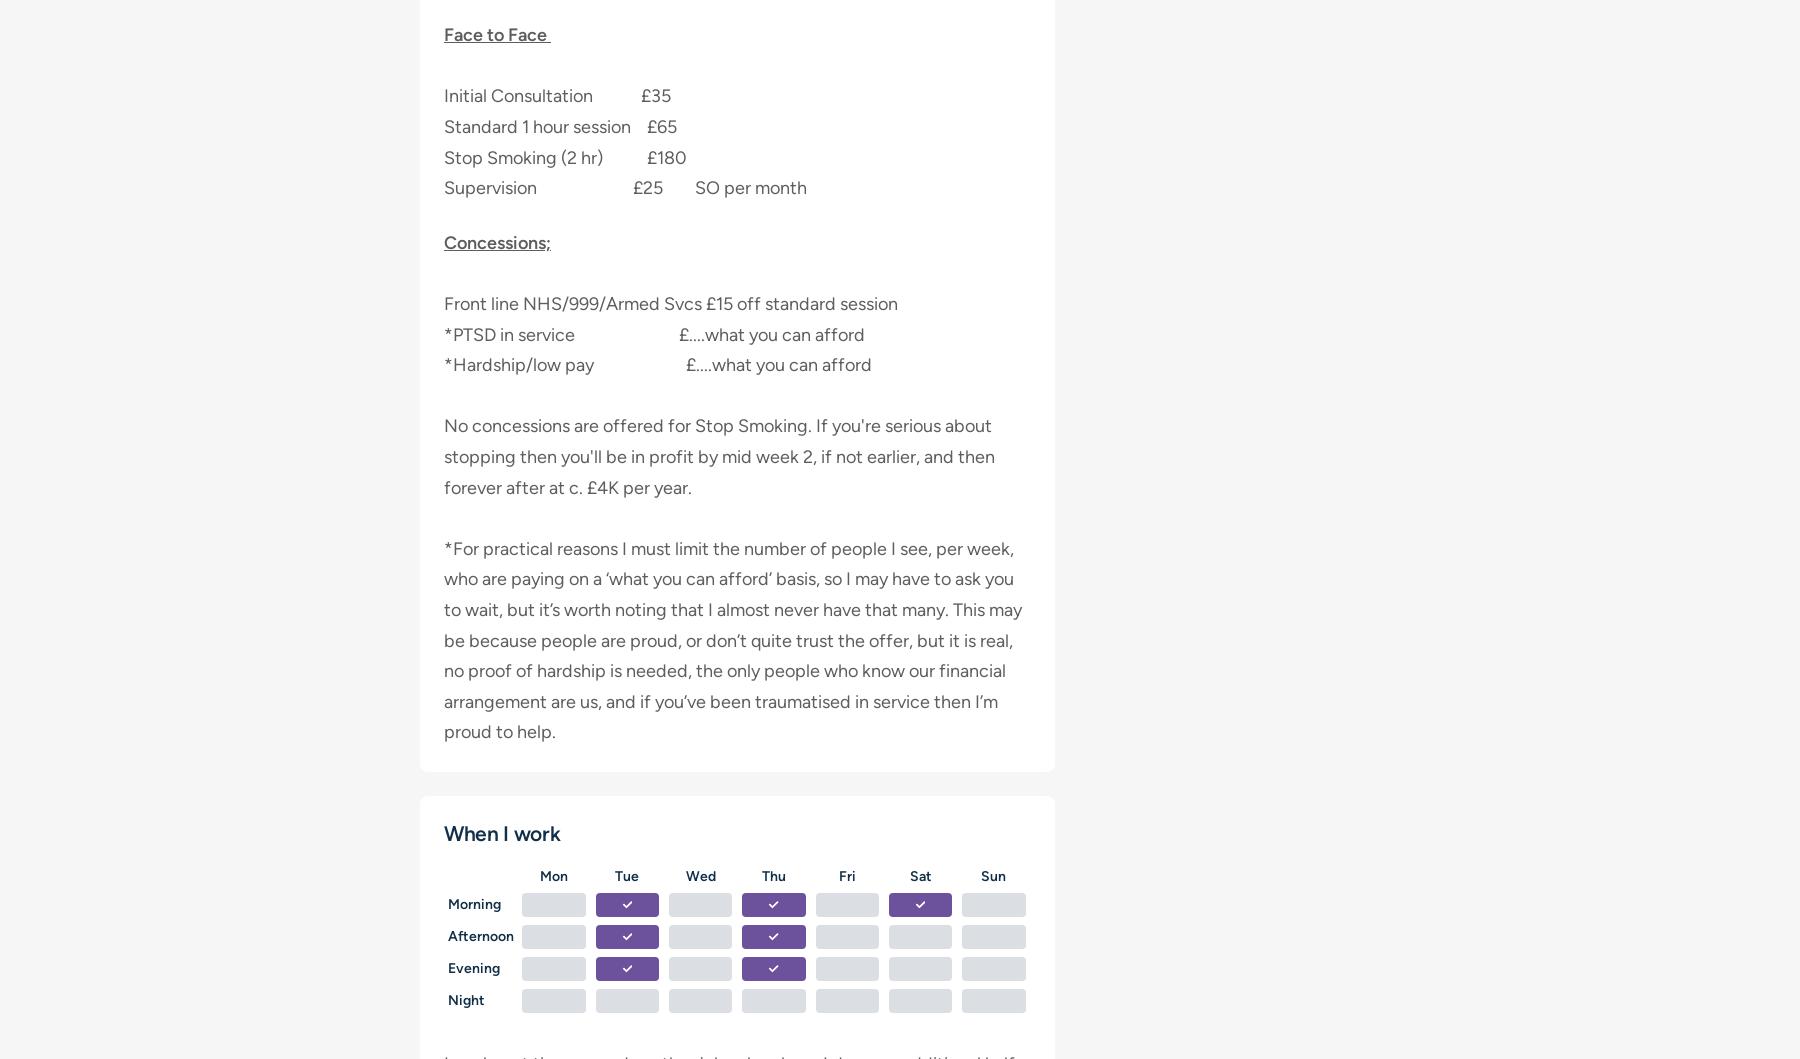  What do you see at coordinates (501, 831) in the screenshot?
I see `'When I work'` at bounding box center [501, 831].